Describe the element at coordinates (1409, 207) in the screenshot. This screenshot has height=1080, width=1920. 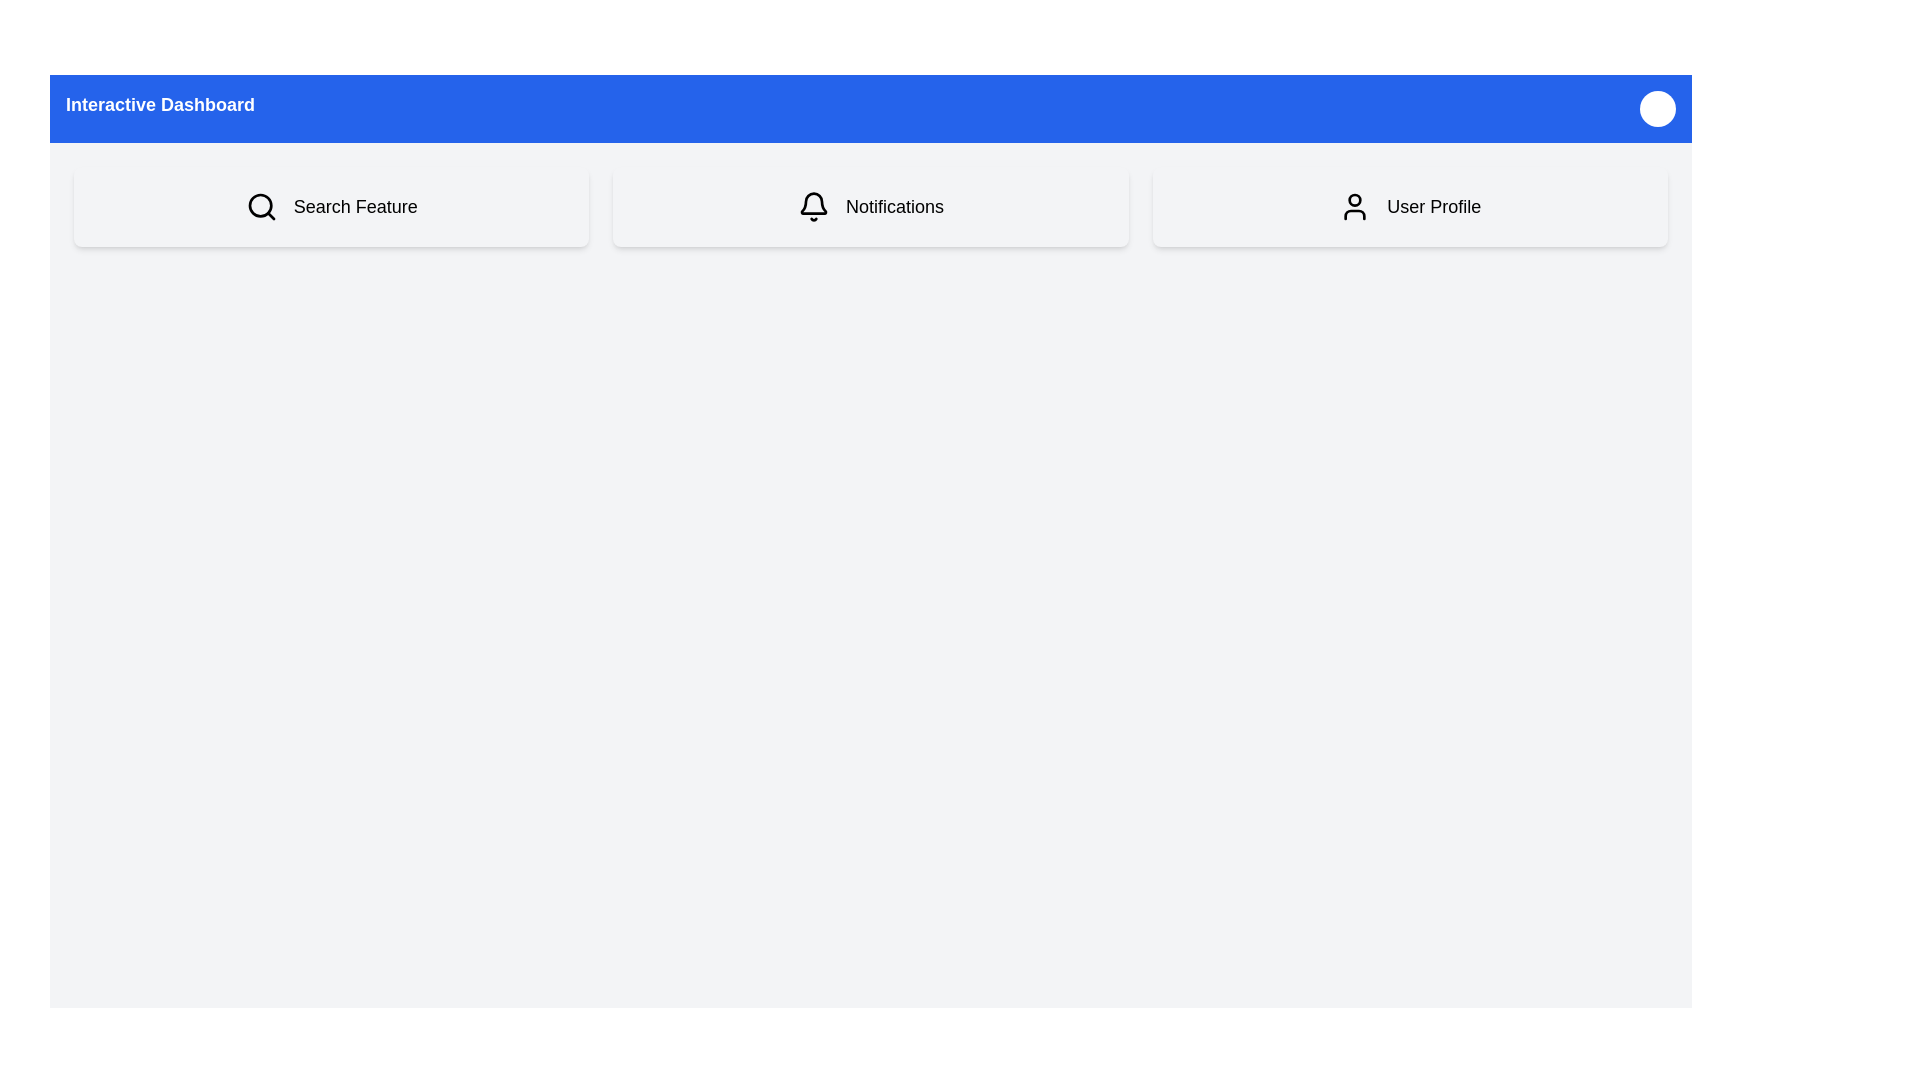
I see `the 'User Profile' card, which is the third card in a row of three, styled with a light gray background and rounded corners` at that location.